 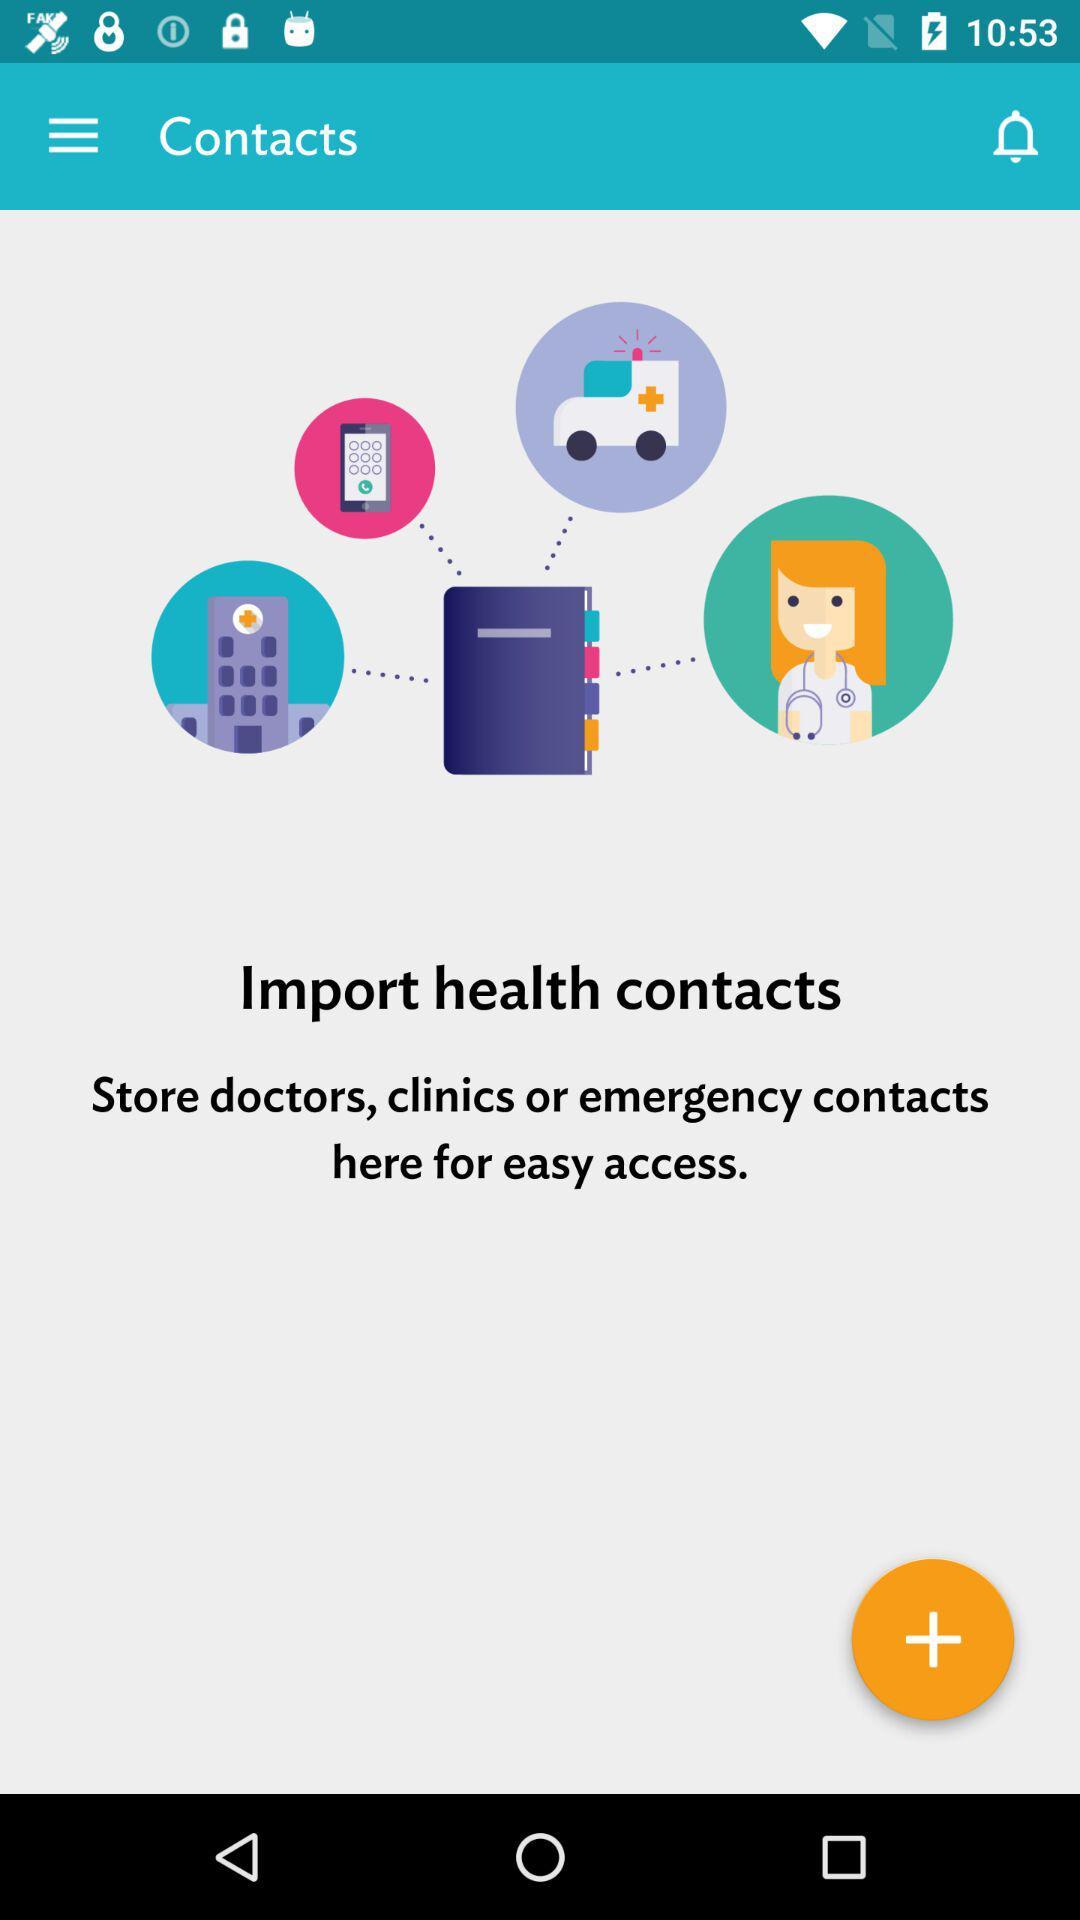 What do you see at coordinates (1017, 135) in the screenshot?
I see `the item next to the contacts` at bounding box center [1017, 135].